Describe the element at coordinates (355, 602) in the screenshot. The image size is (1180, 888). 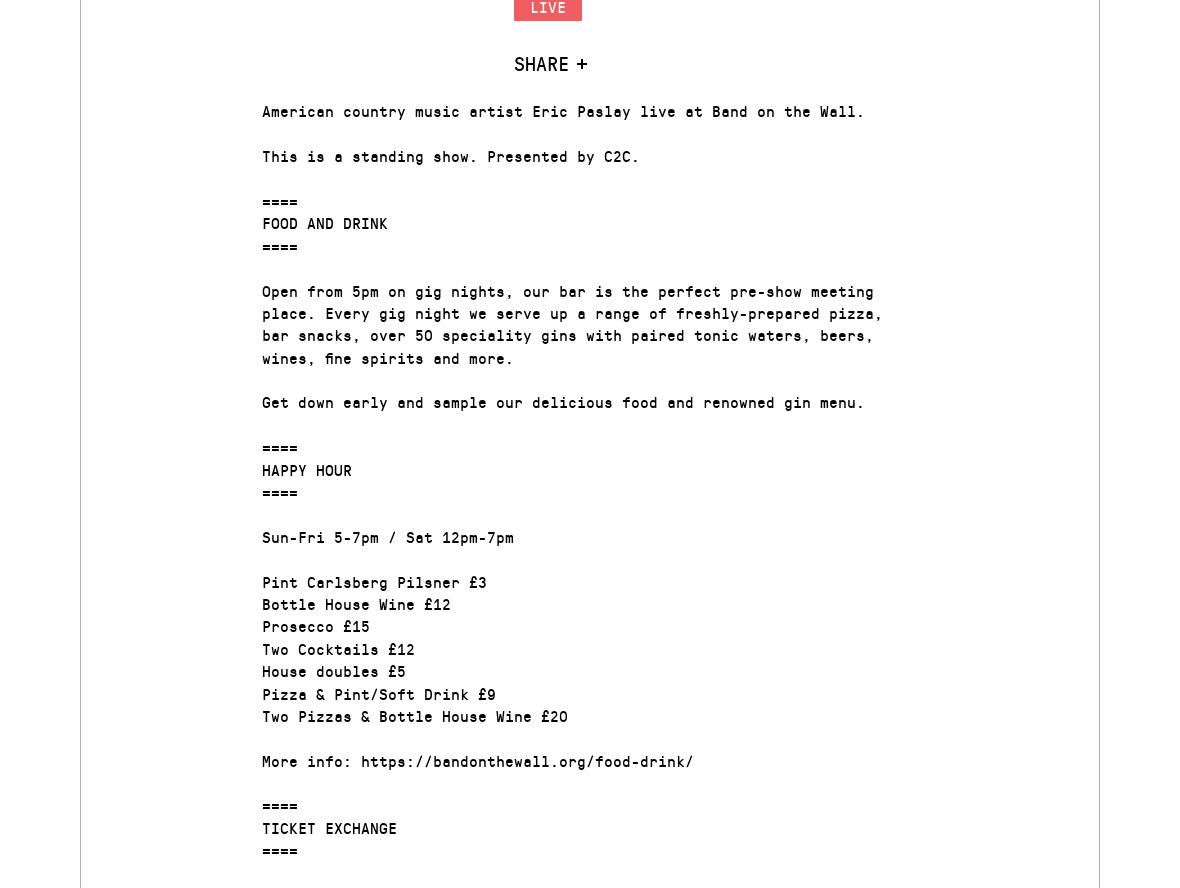
I see `'Bottle House Wine £12'` at that location.